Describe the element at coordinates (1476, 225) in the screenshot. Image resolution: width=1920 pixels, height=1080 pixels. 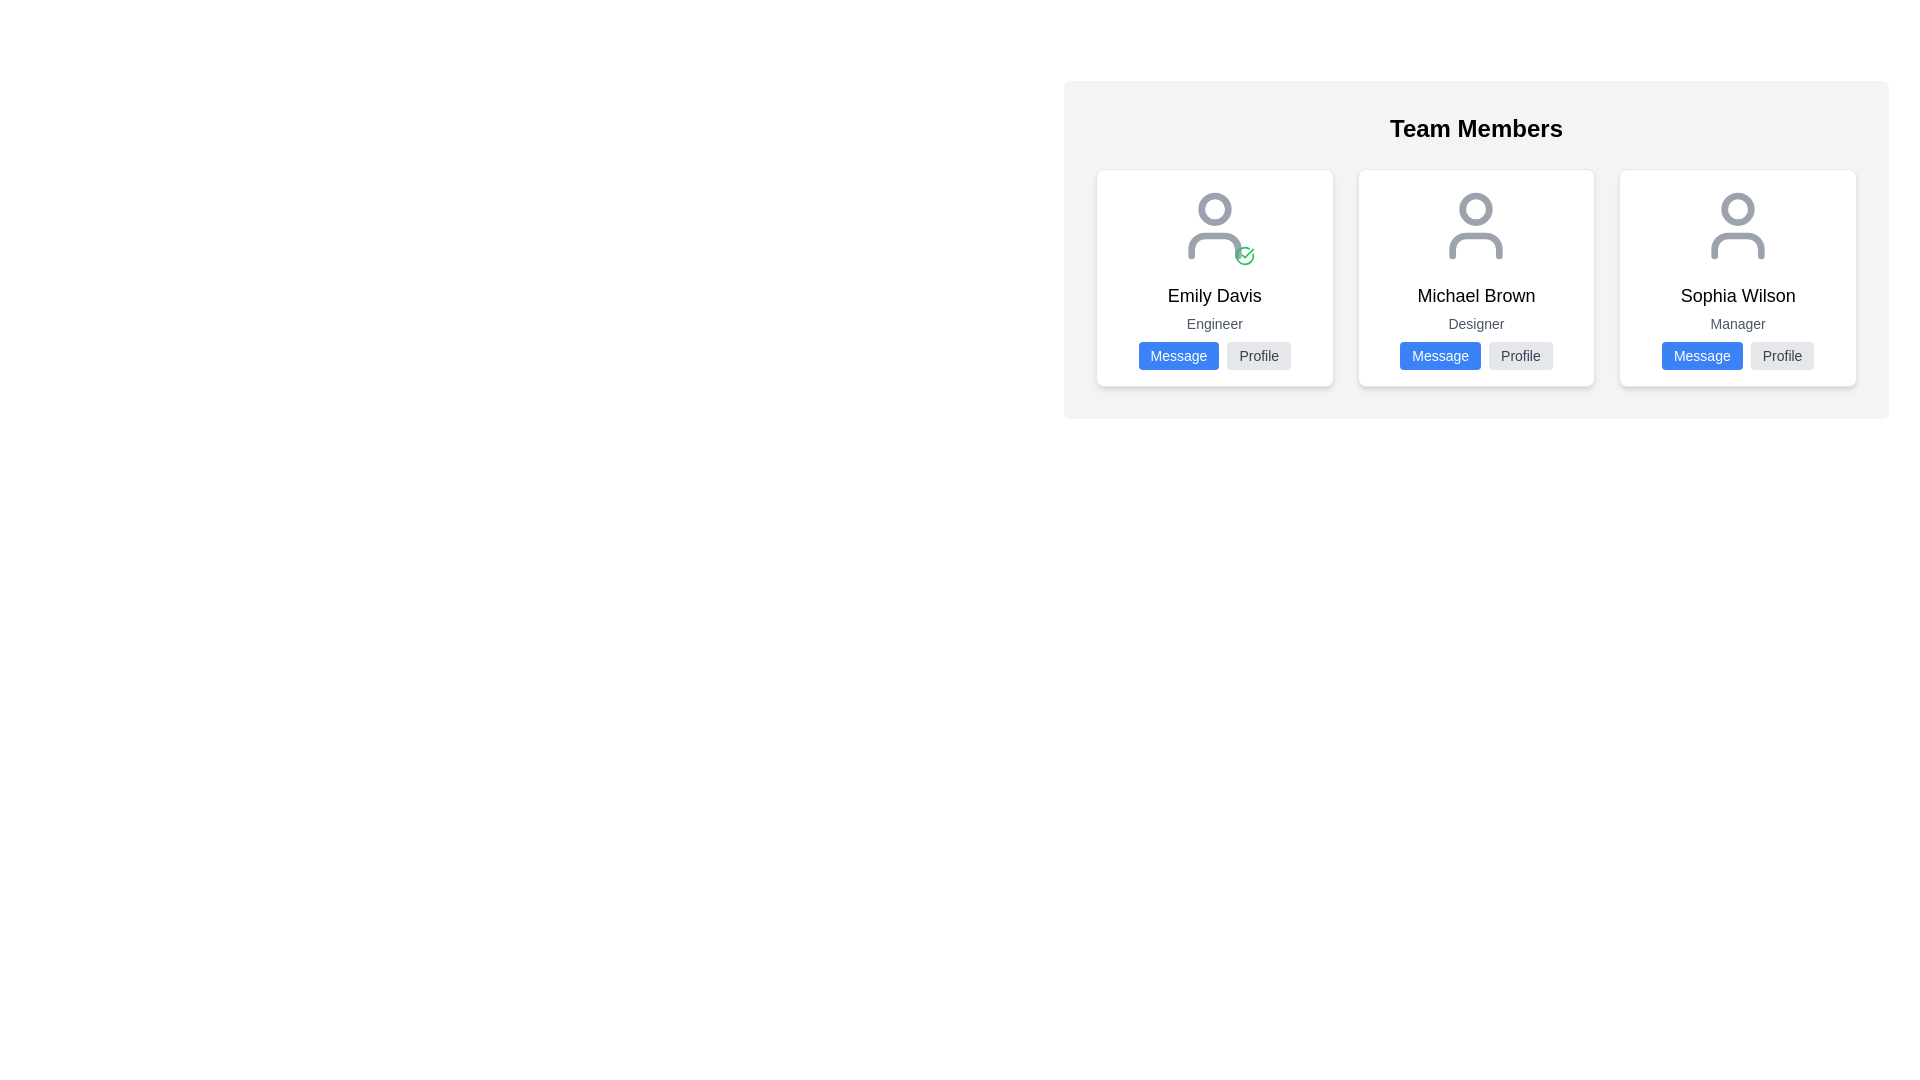
I see `avatar graphical icon representing Michael Brown, located at the top of the card` at that location.